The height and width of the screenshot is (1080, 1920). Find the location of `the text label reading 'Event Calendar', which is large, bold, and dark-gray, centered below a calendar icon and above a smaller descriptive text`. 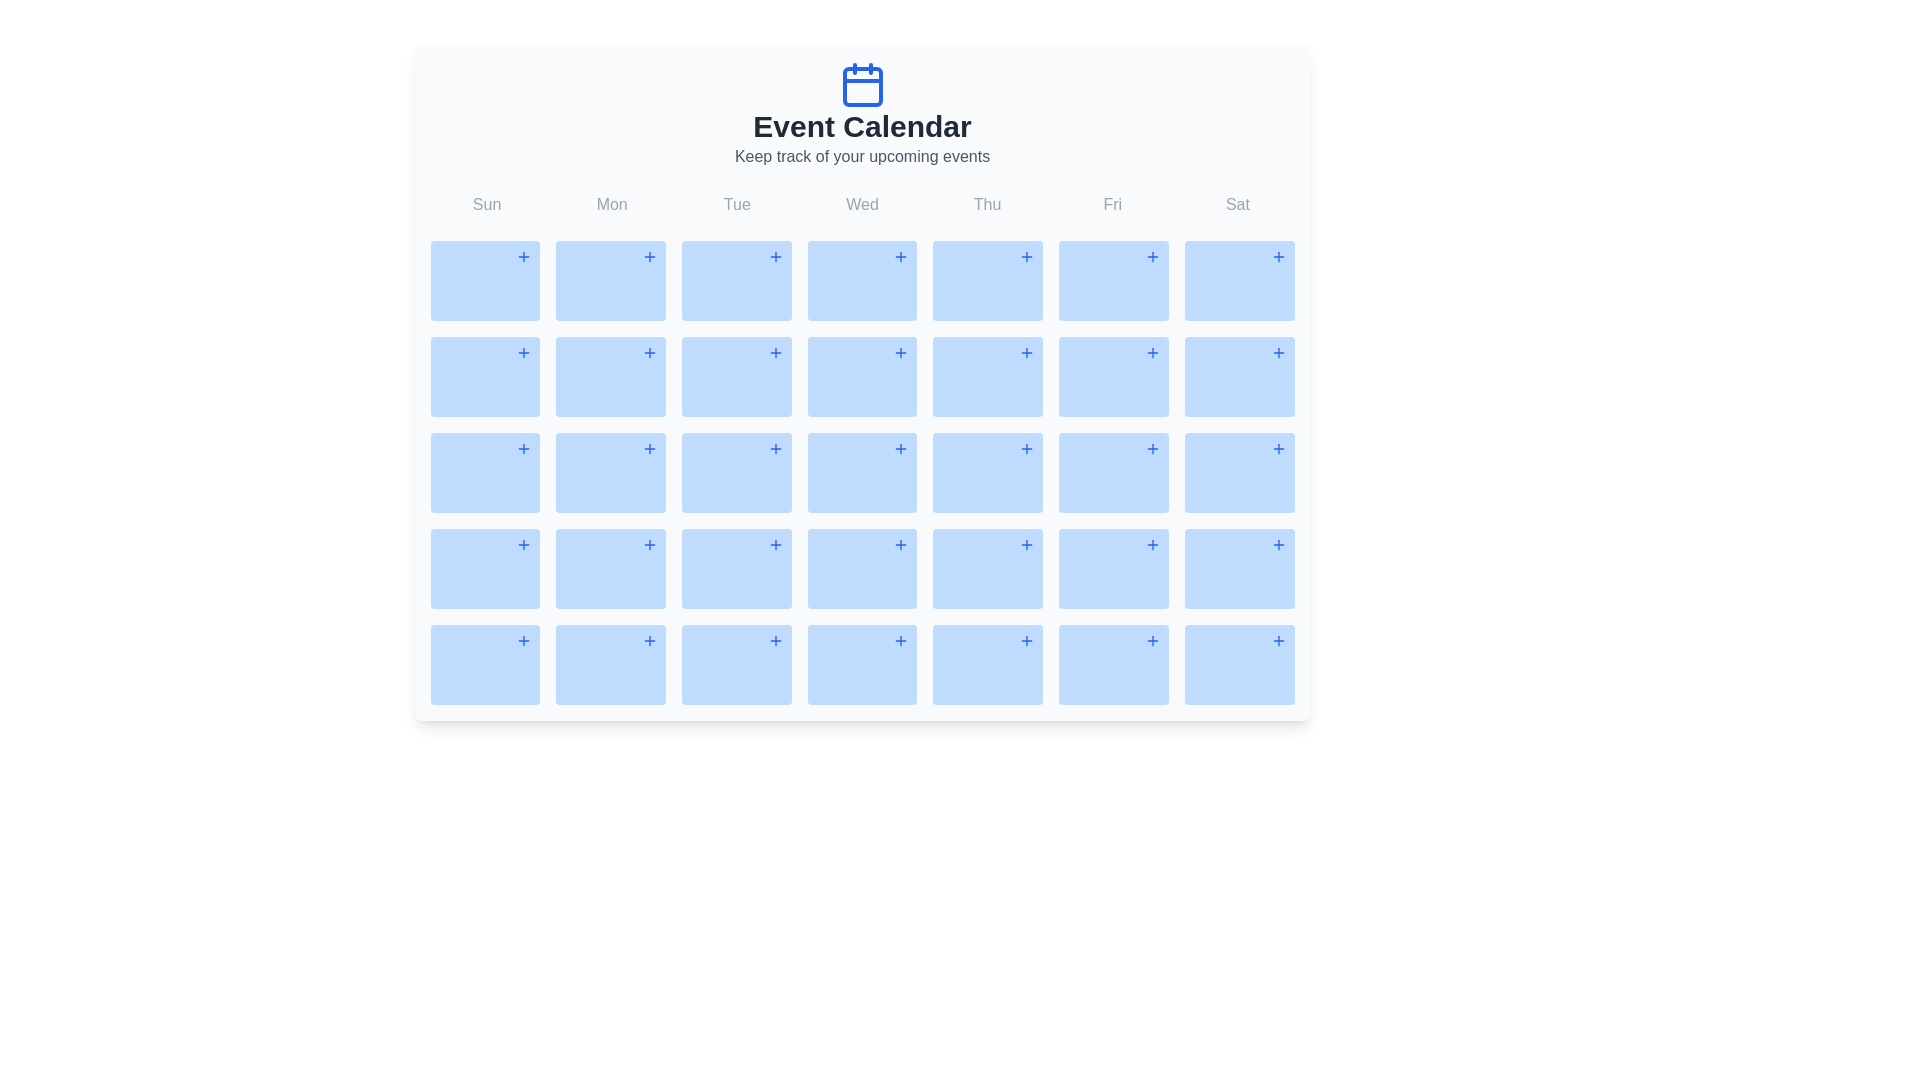

the text label reading 'Event Calendar', which is large, bold, and dark-gray, centered below a calendar icon and above a smaller descriptive text is located at coordinates (862, 127).